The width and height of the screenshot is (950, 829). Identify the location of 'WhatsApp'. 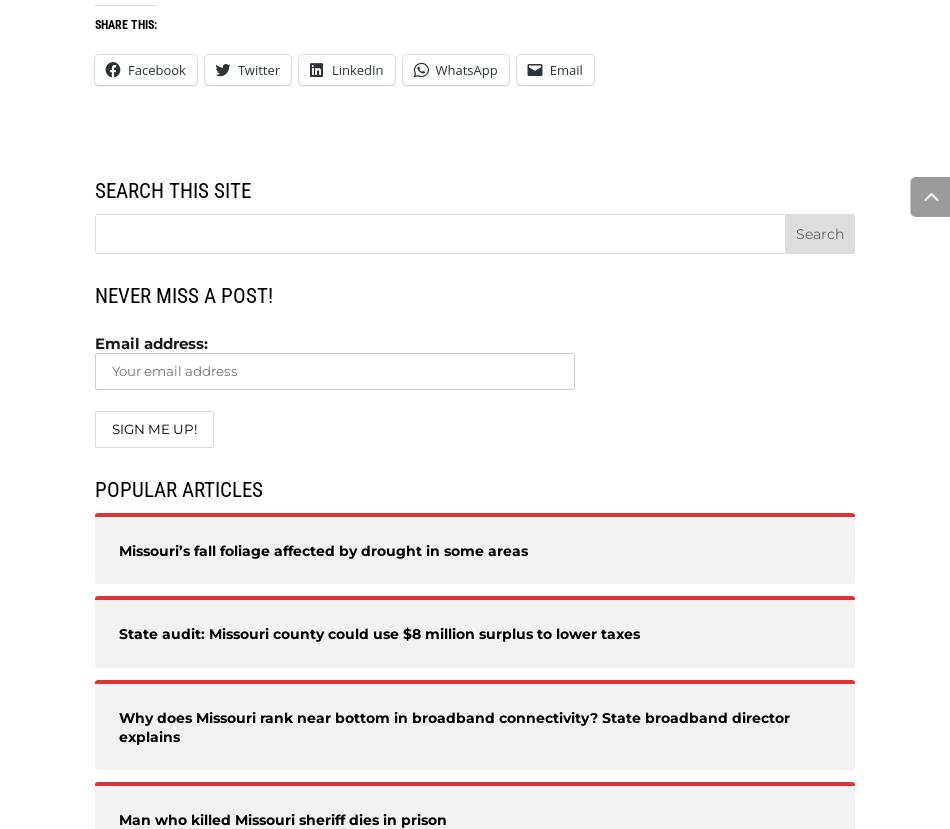
(464, 67).